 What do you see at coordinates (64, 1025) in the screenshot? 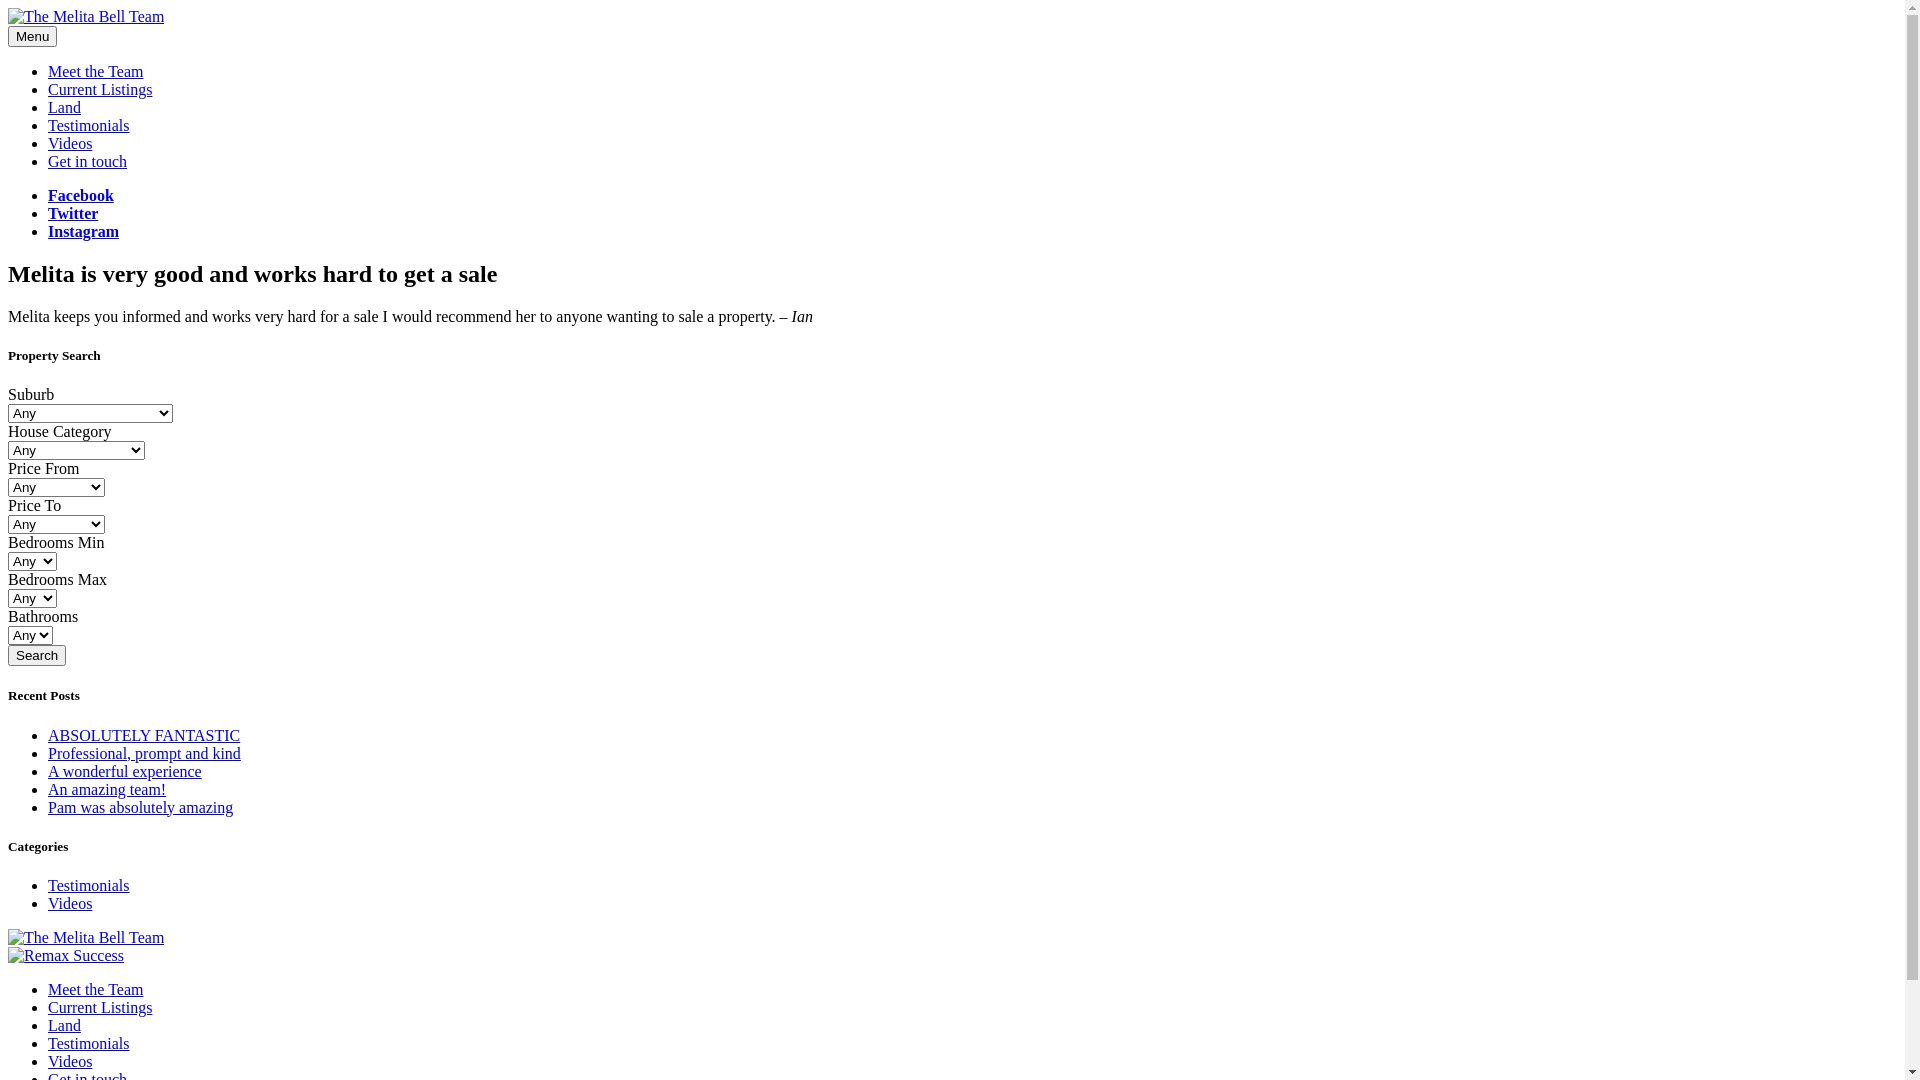
I see `'Land'` at bounding box center [64, 1025].